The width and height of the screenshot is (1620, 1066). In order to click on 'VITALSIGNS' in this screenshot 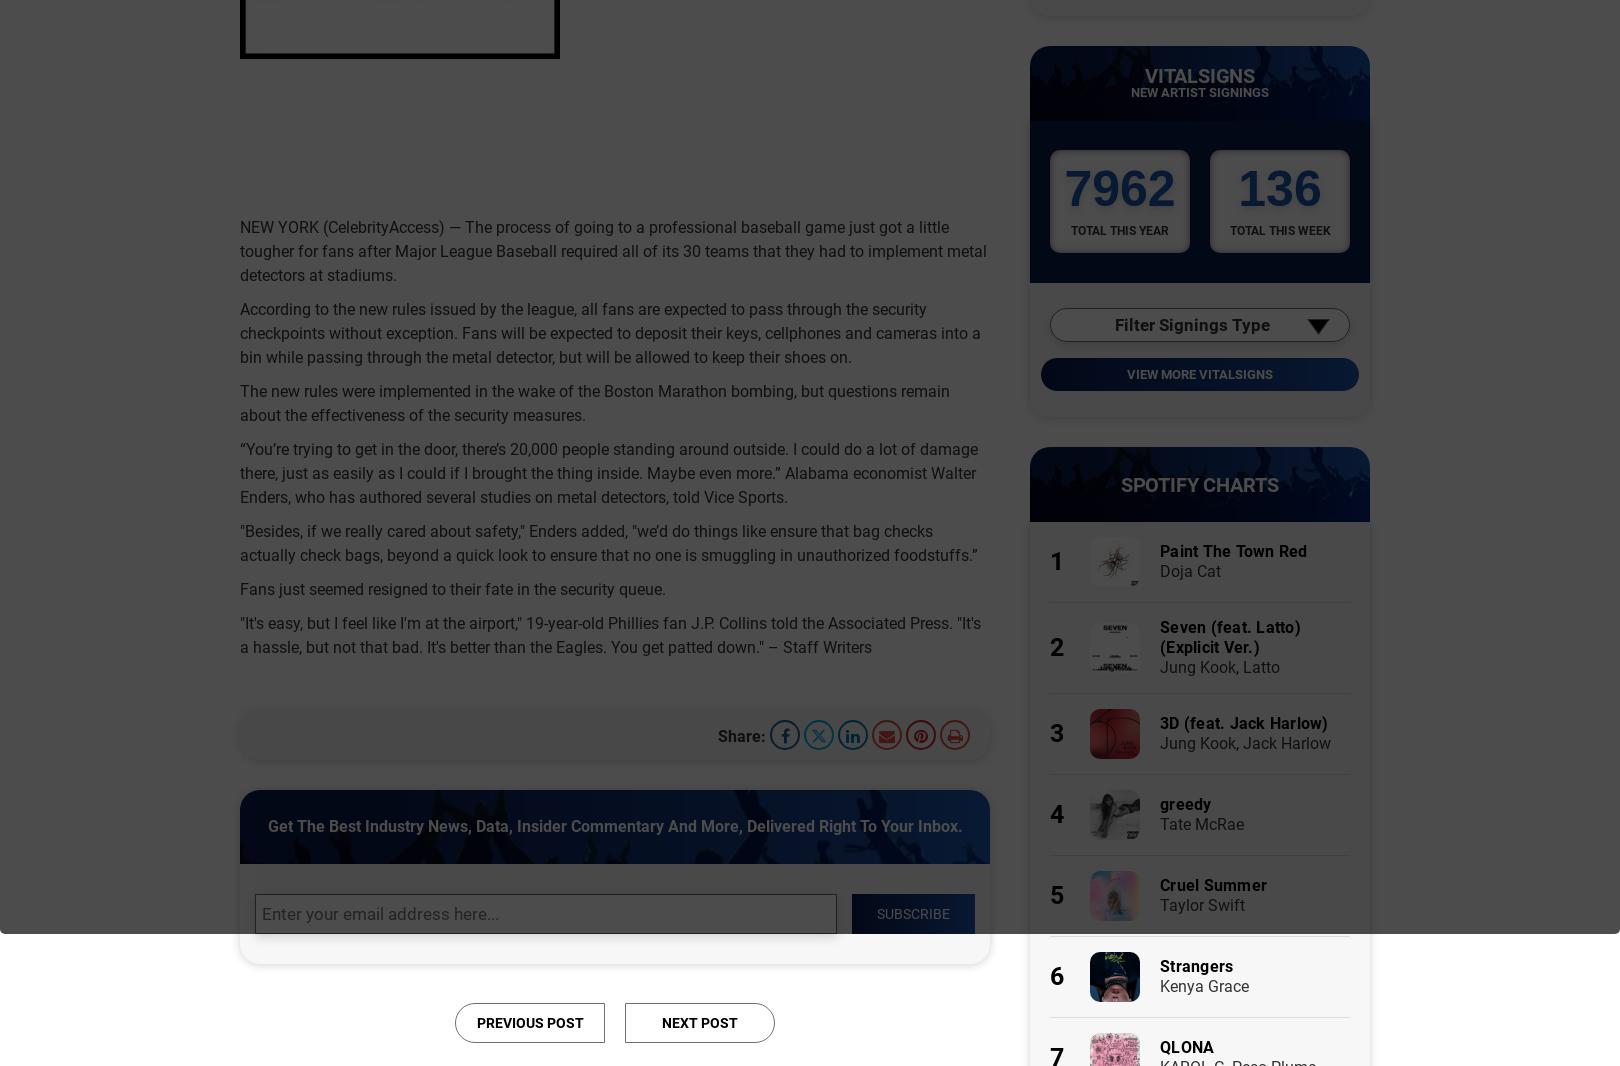, I will do `click(1198, 75)`.